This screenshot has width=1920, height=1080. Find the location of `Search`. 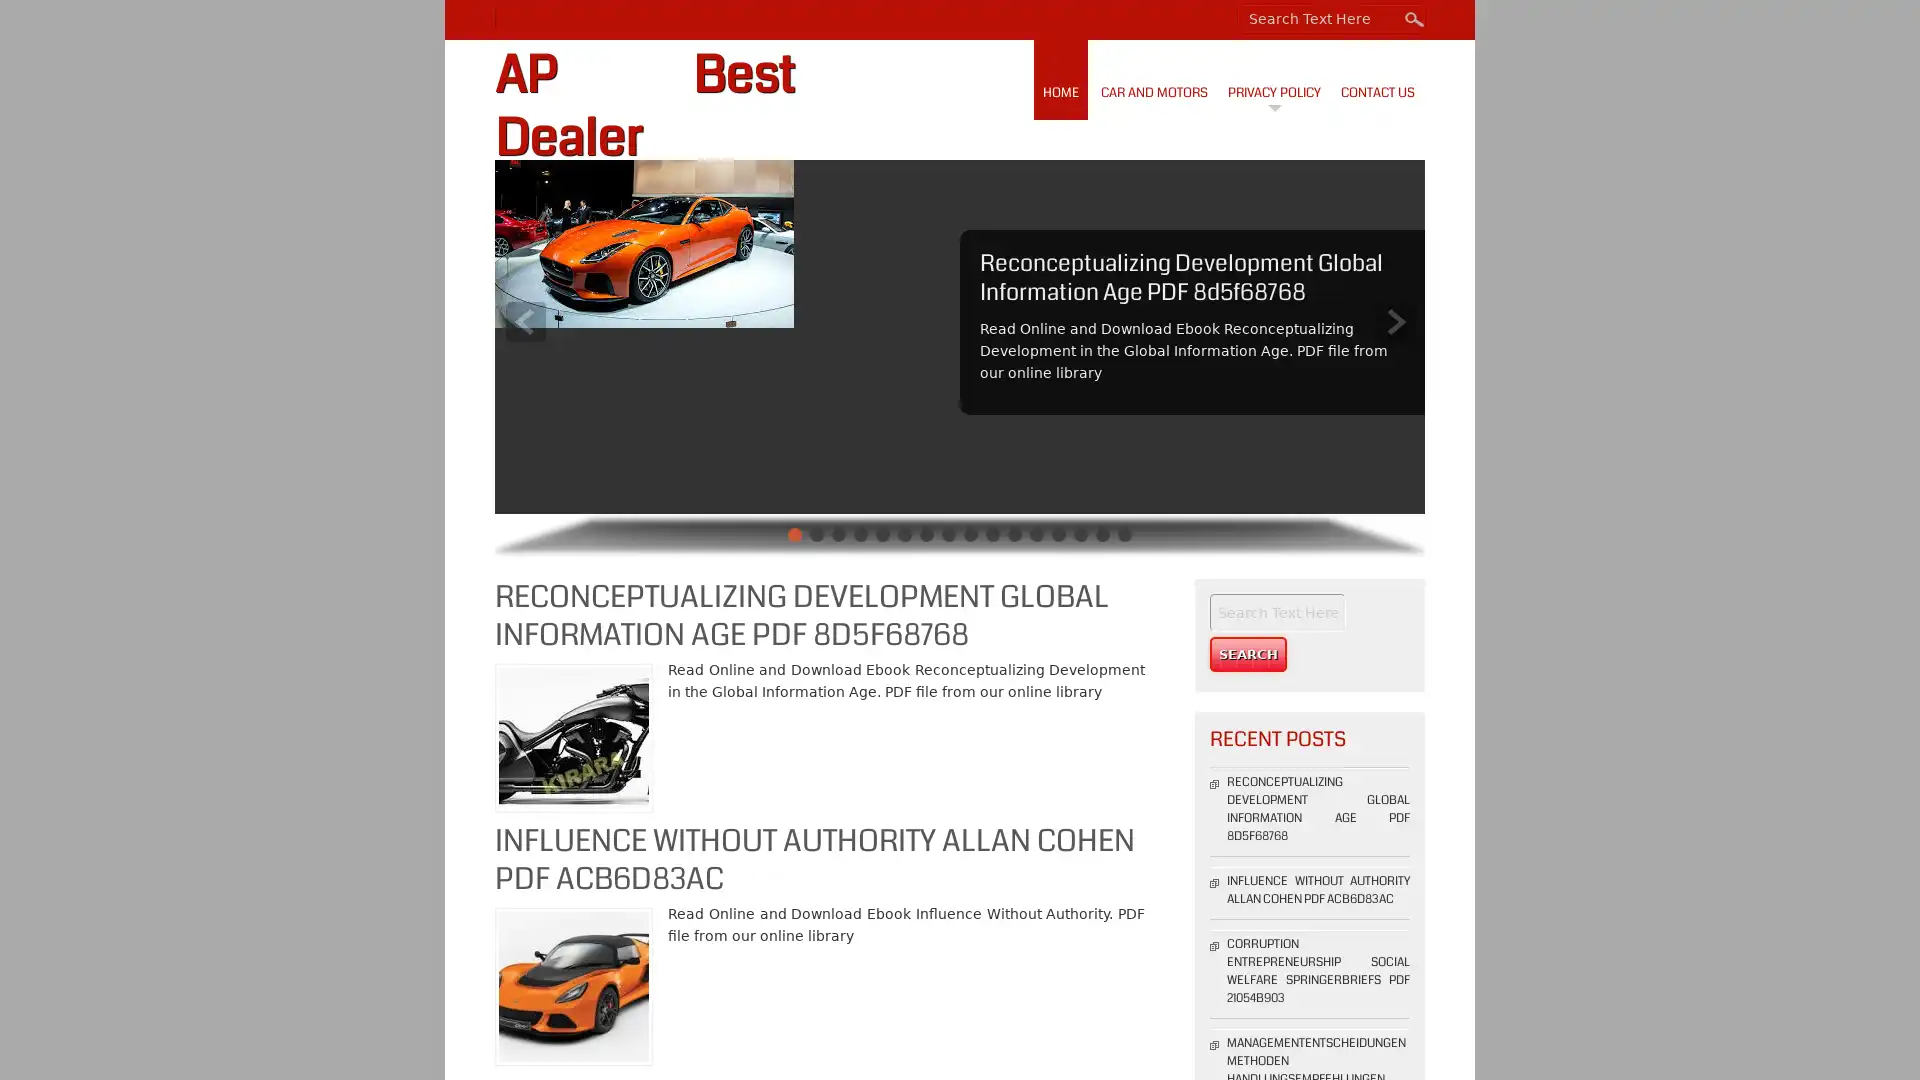

Search is located at coordinates (1247, 654).